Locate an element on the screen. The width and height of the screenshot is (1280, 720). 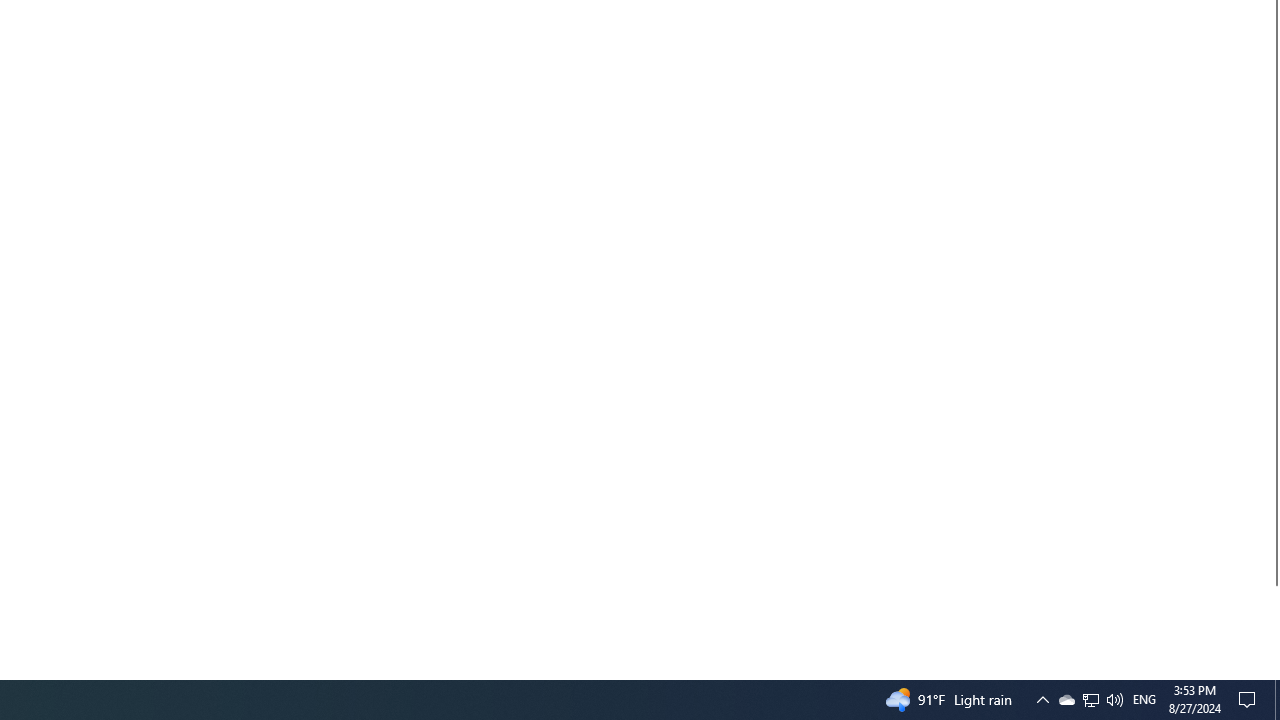
'Vertical Large Increase' is located at coordinates (1271, 623).